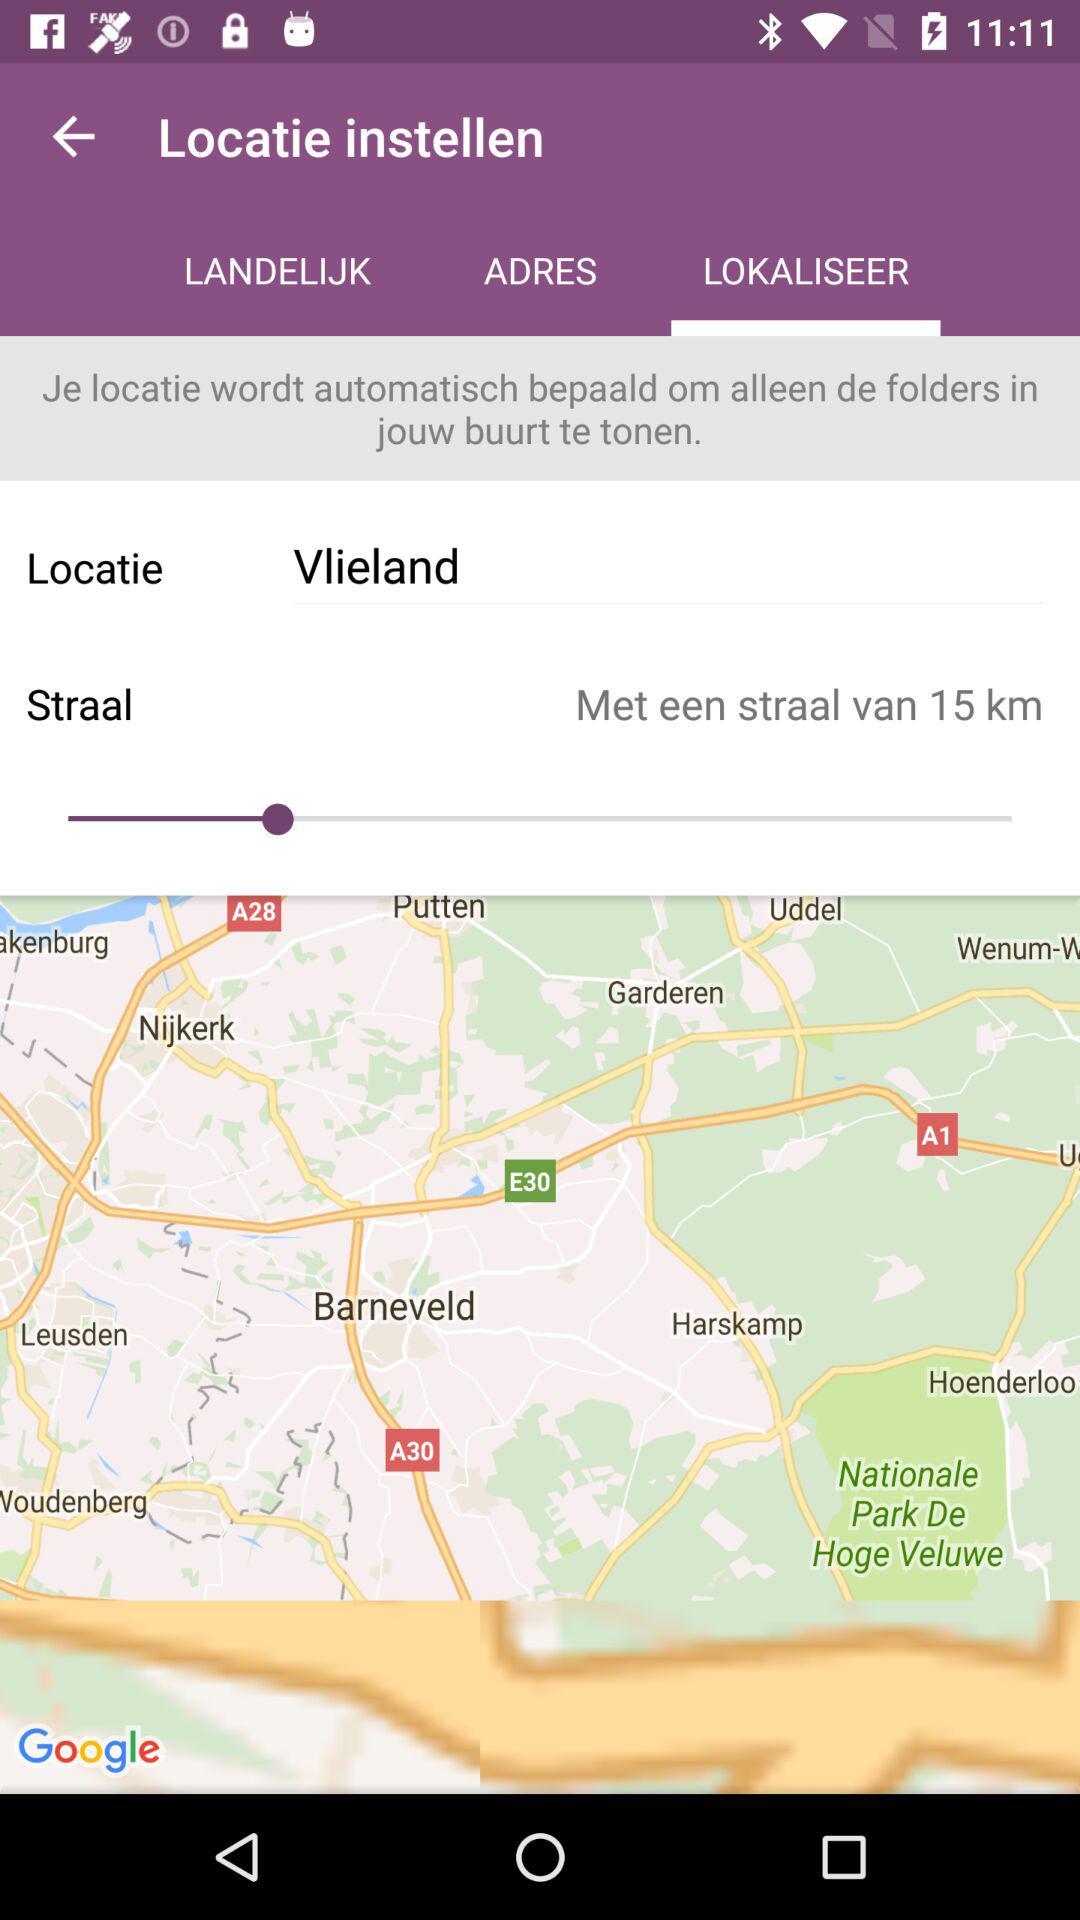 Image resolution: width=1080 pixels, height=1920 pixels. I want to click on lokaliseer, so click(804, 272).